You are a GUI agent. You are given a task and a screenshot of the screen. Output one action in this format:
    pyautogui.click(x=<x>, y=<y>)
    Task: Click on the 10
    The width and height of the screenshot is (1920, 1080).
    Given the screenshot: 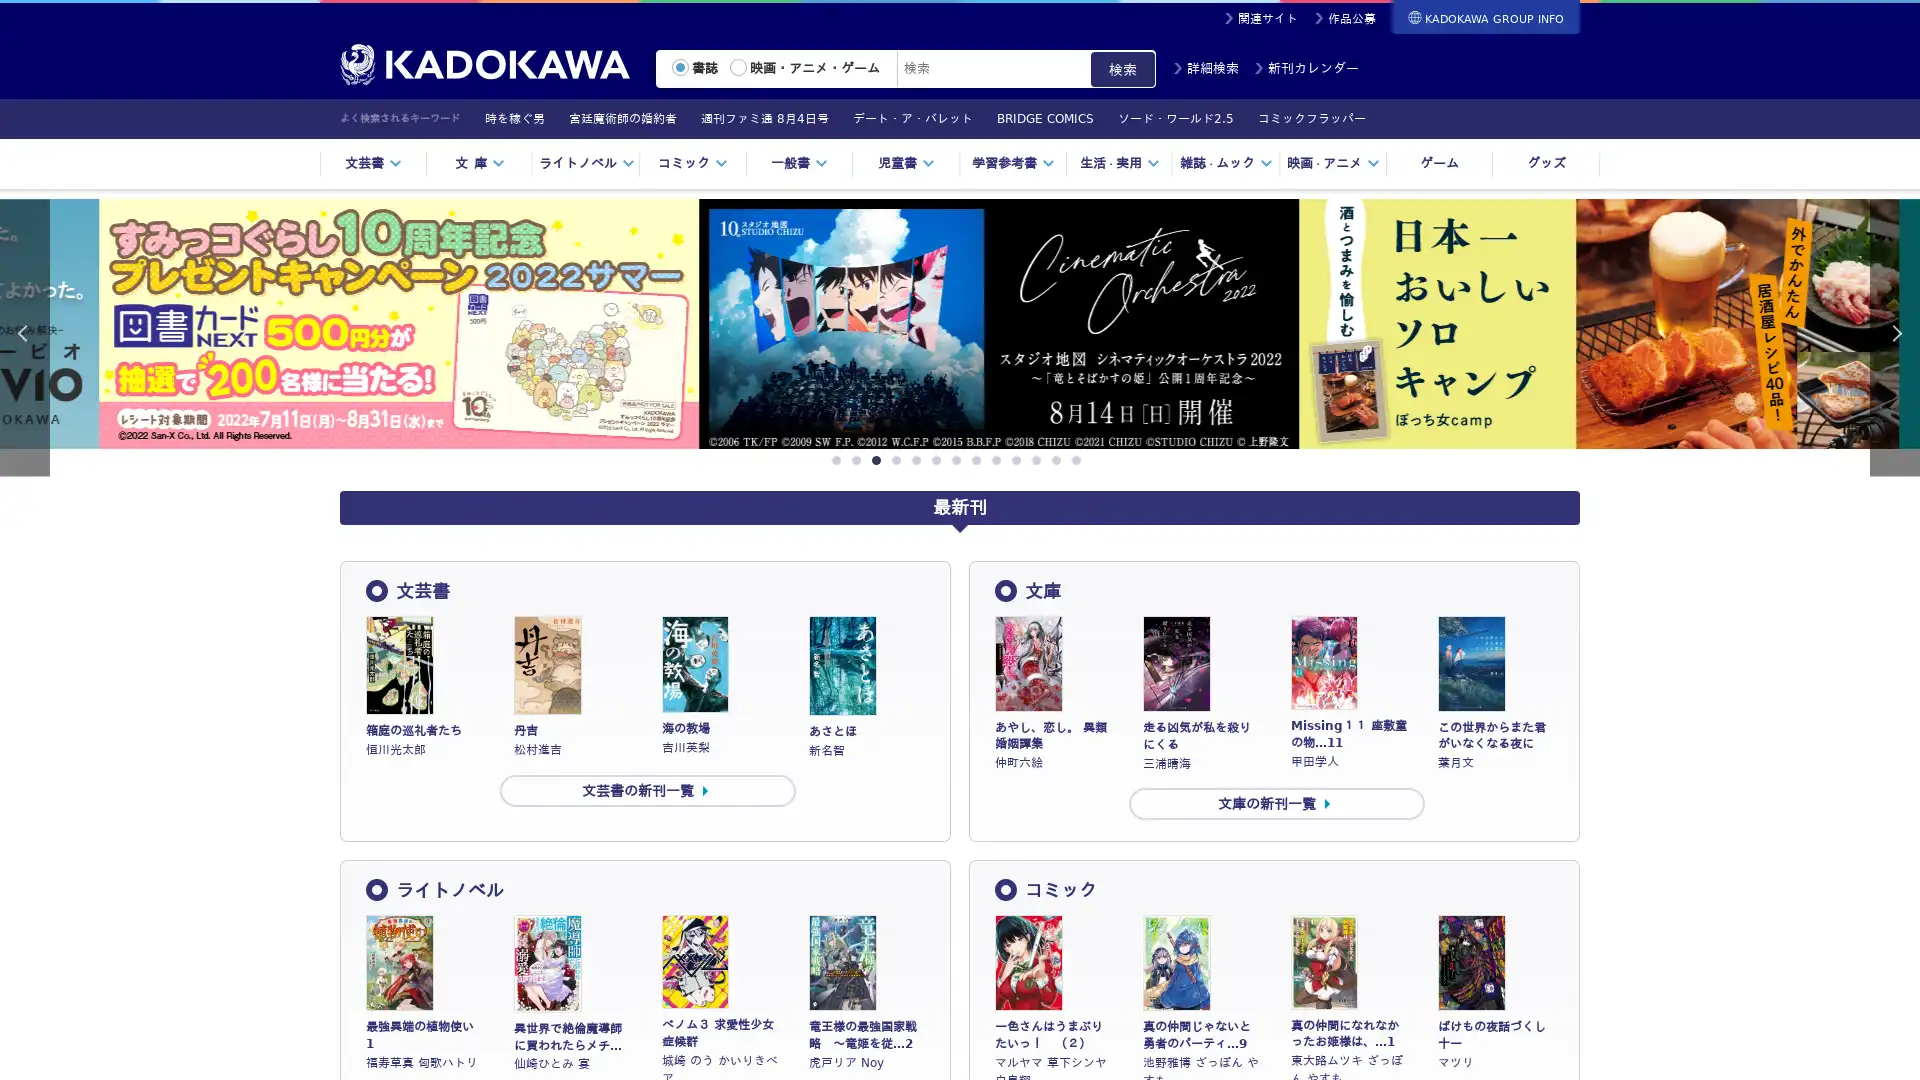 What is the action you would take?
    pyautogui.click(x=1019, y=461)
    